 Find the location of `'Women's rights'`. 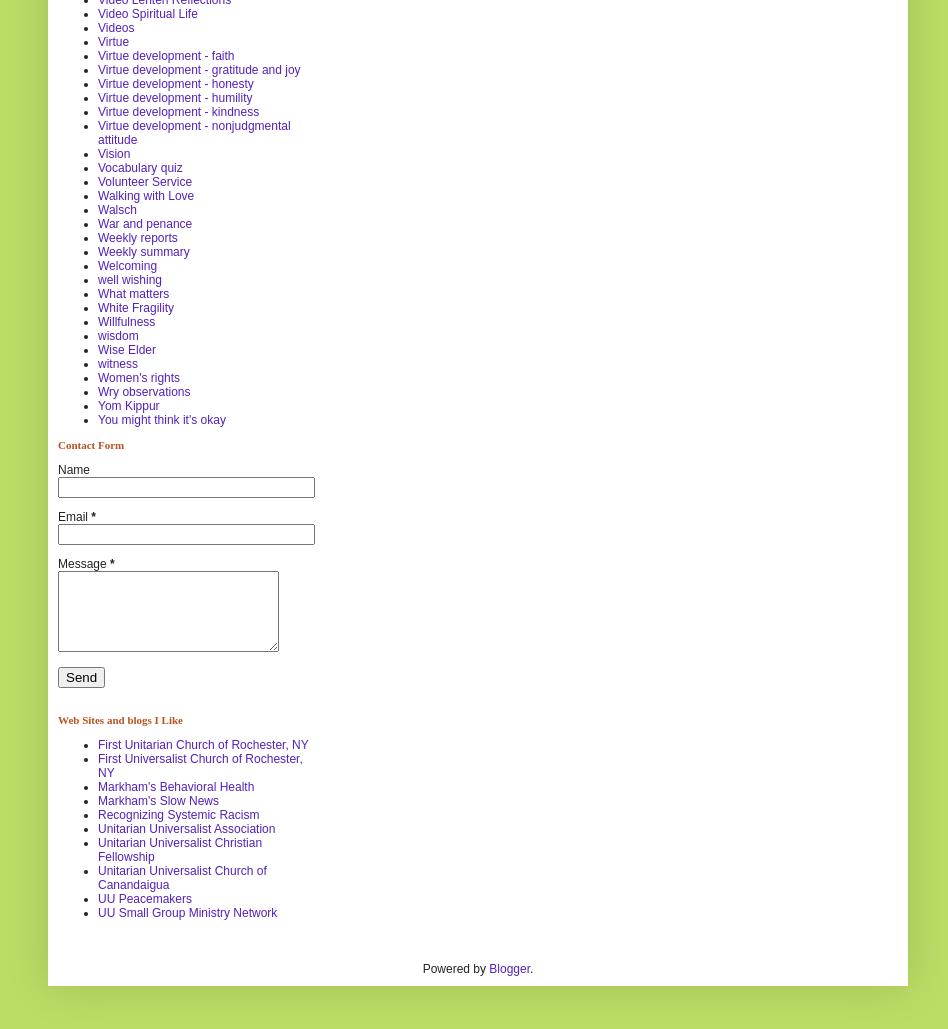

'Women's rights' is located at coordinates (137, 376).